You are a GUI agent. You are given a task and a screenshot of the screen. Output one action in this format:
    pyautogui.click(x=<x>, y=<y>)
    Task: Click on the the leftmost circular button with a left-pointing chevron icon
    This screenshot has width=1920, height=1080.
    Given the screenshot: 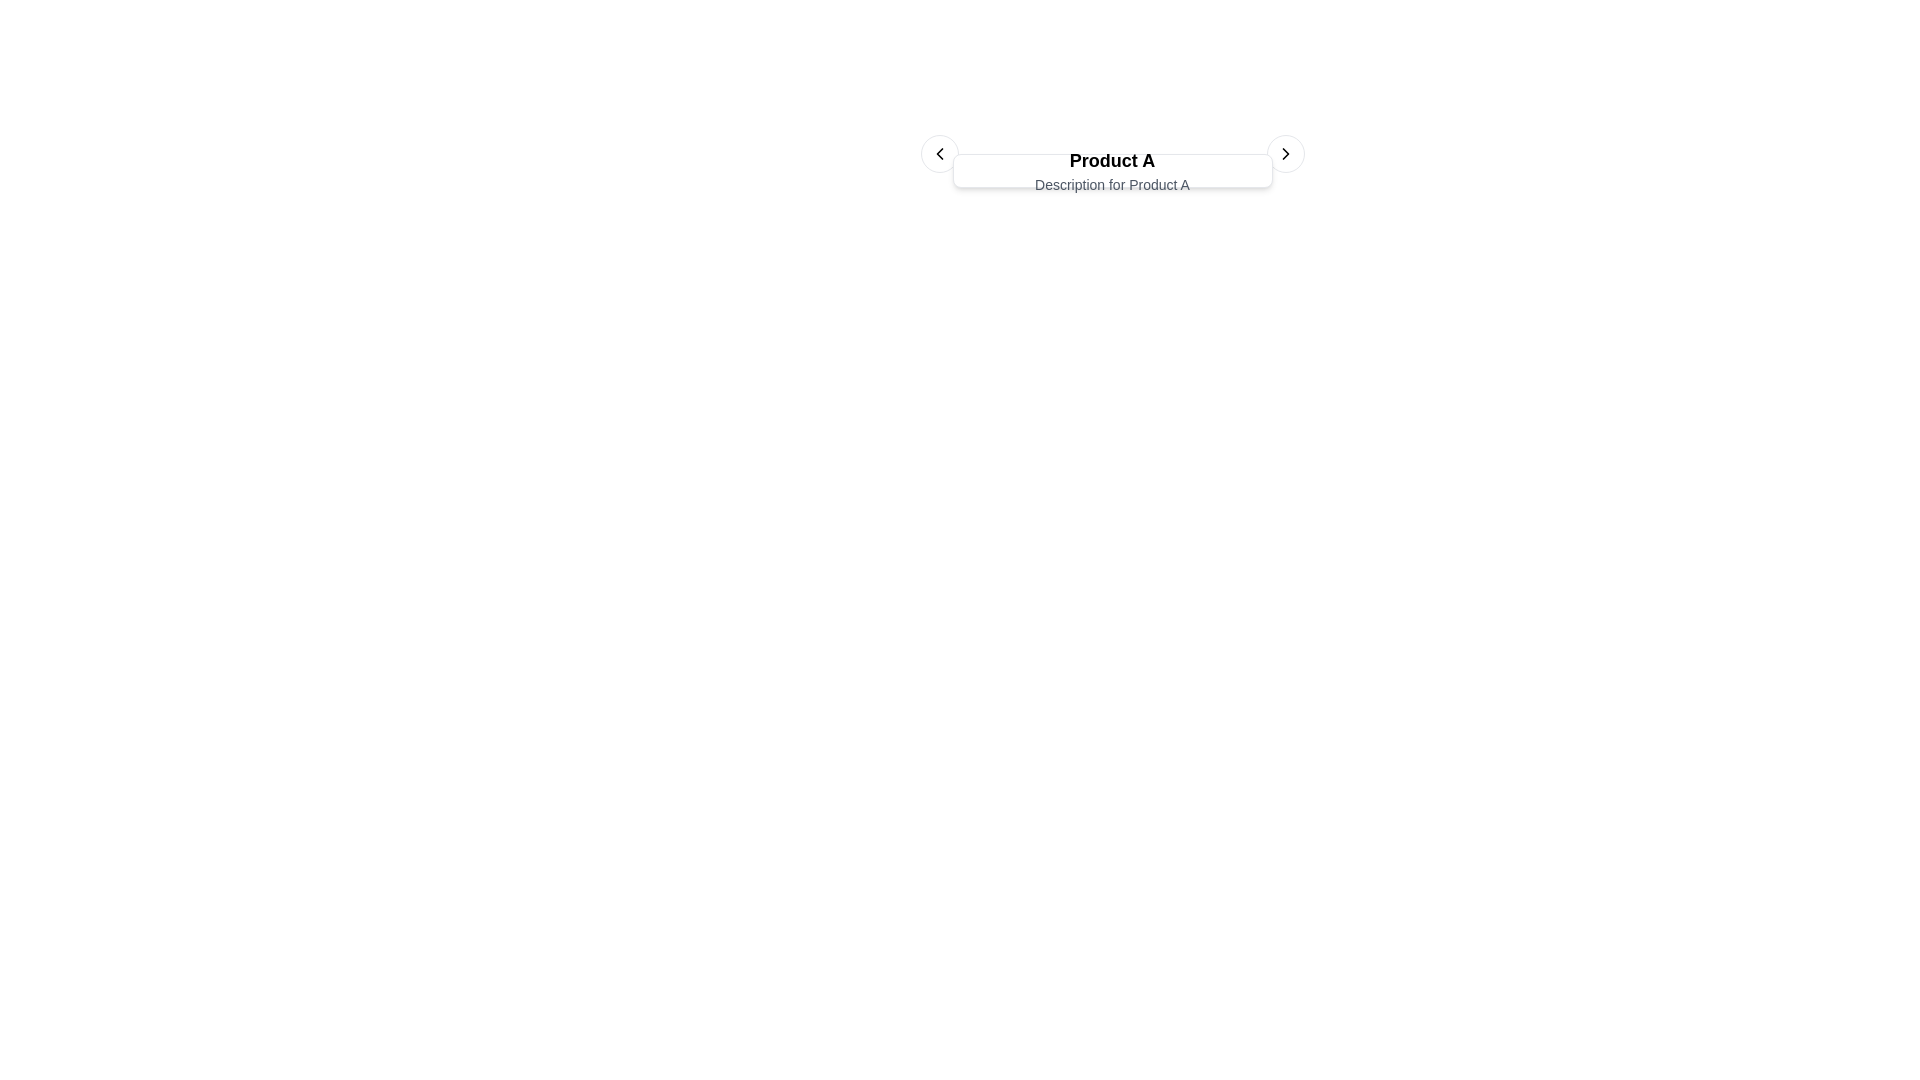 What is the action you would take?
    pyautogui.click(x=938, y=153)
    